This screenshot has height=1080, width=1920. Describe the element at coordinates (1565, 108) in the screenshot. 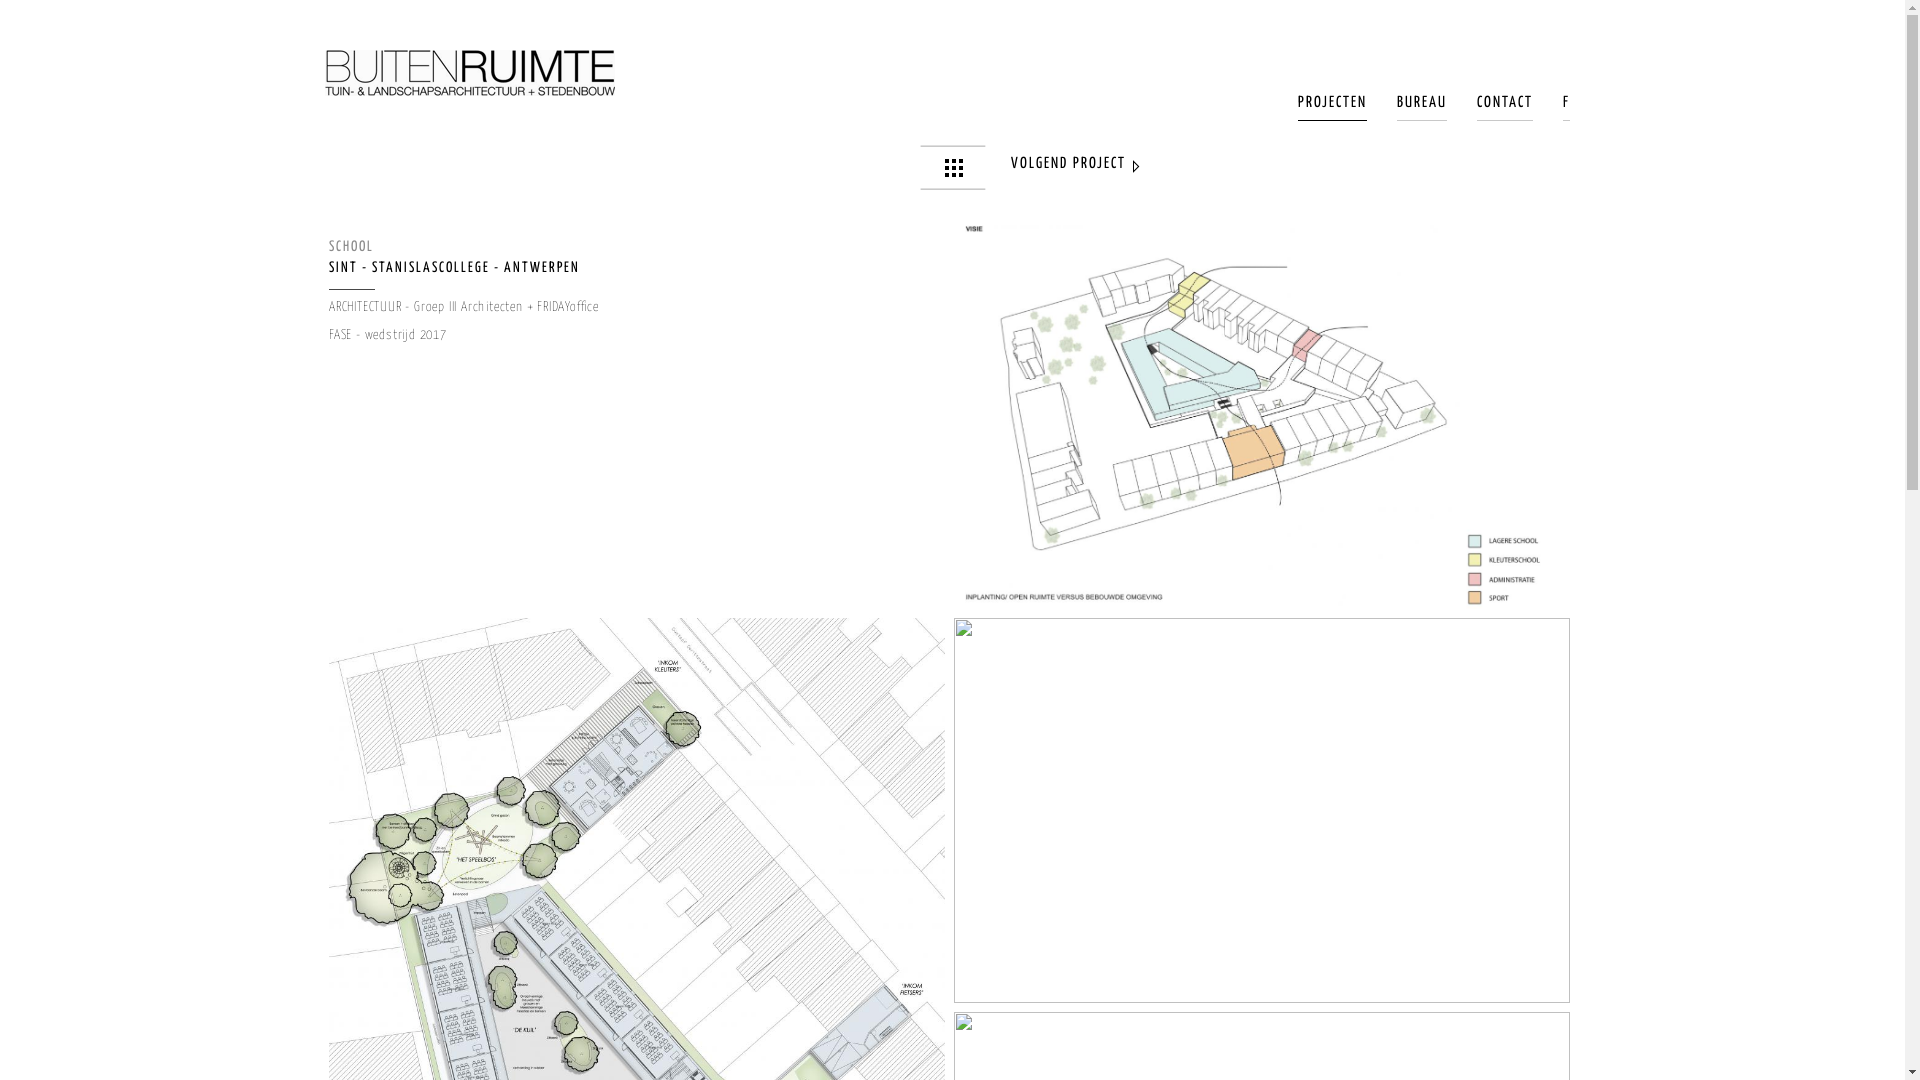

I see `'F'` at that location.